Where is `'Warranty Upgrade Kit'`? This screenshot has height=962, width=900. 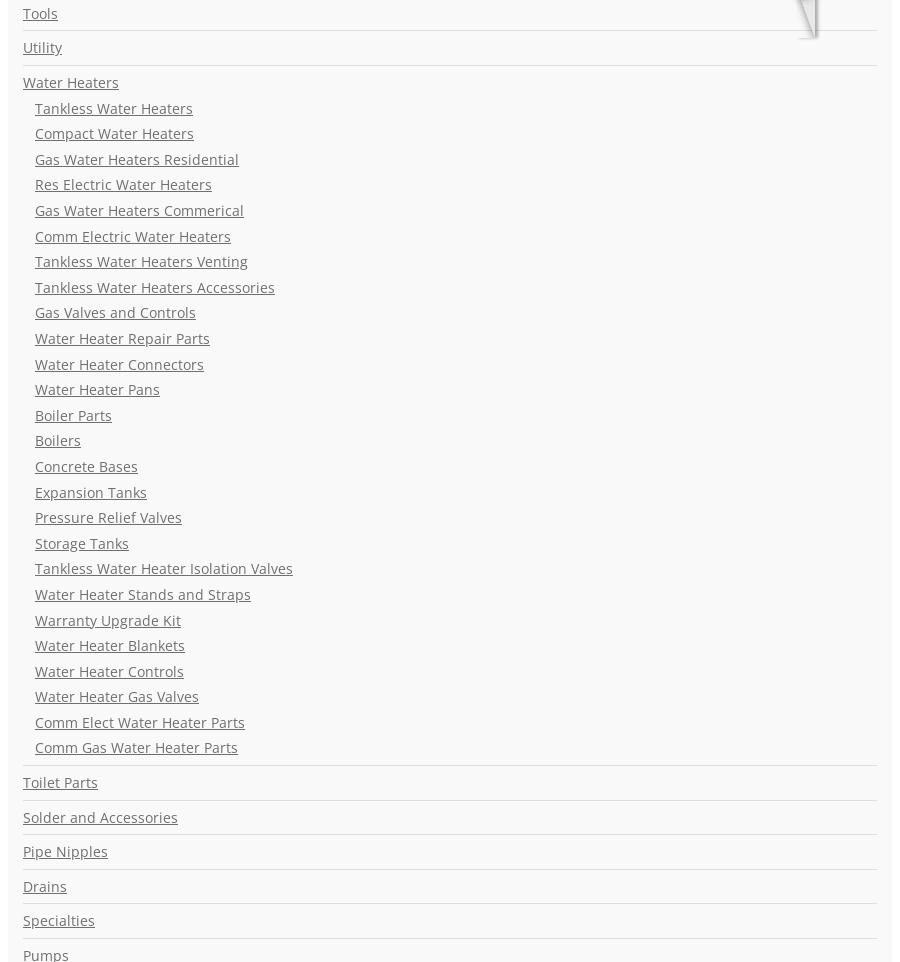 'Warranty Upgrade Kit' is located at coordinates (34, 618).